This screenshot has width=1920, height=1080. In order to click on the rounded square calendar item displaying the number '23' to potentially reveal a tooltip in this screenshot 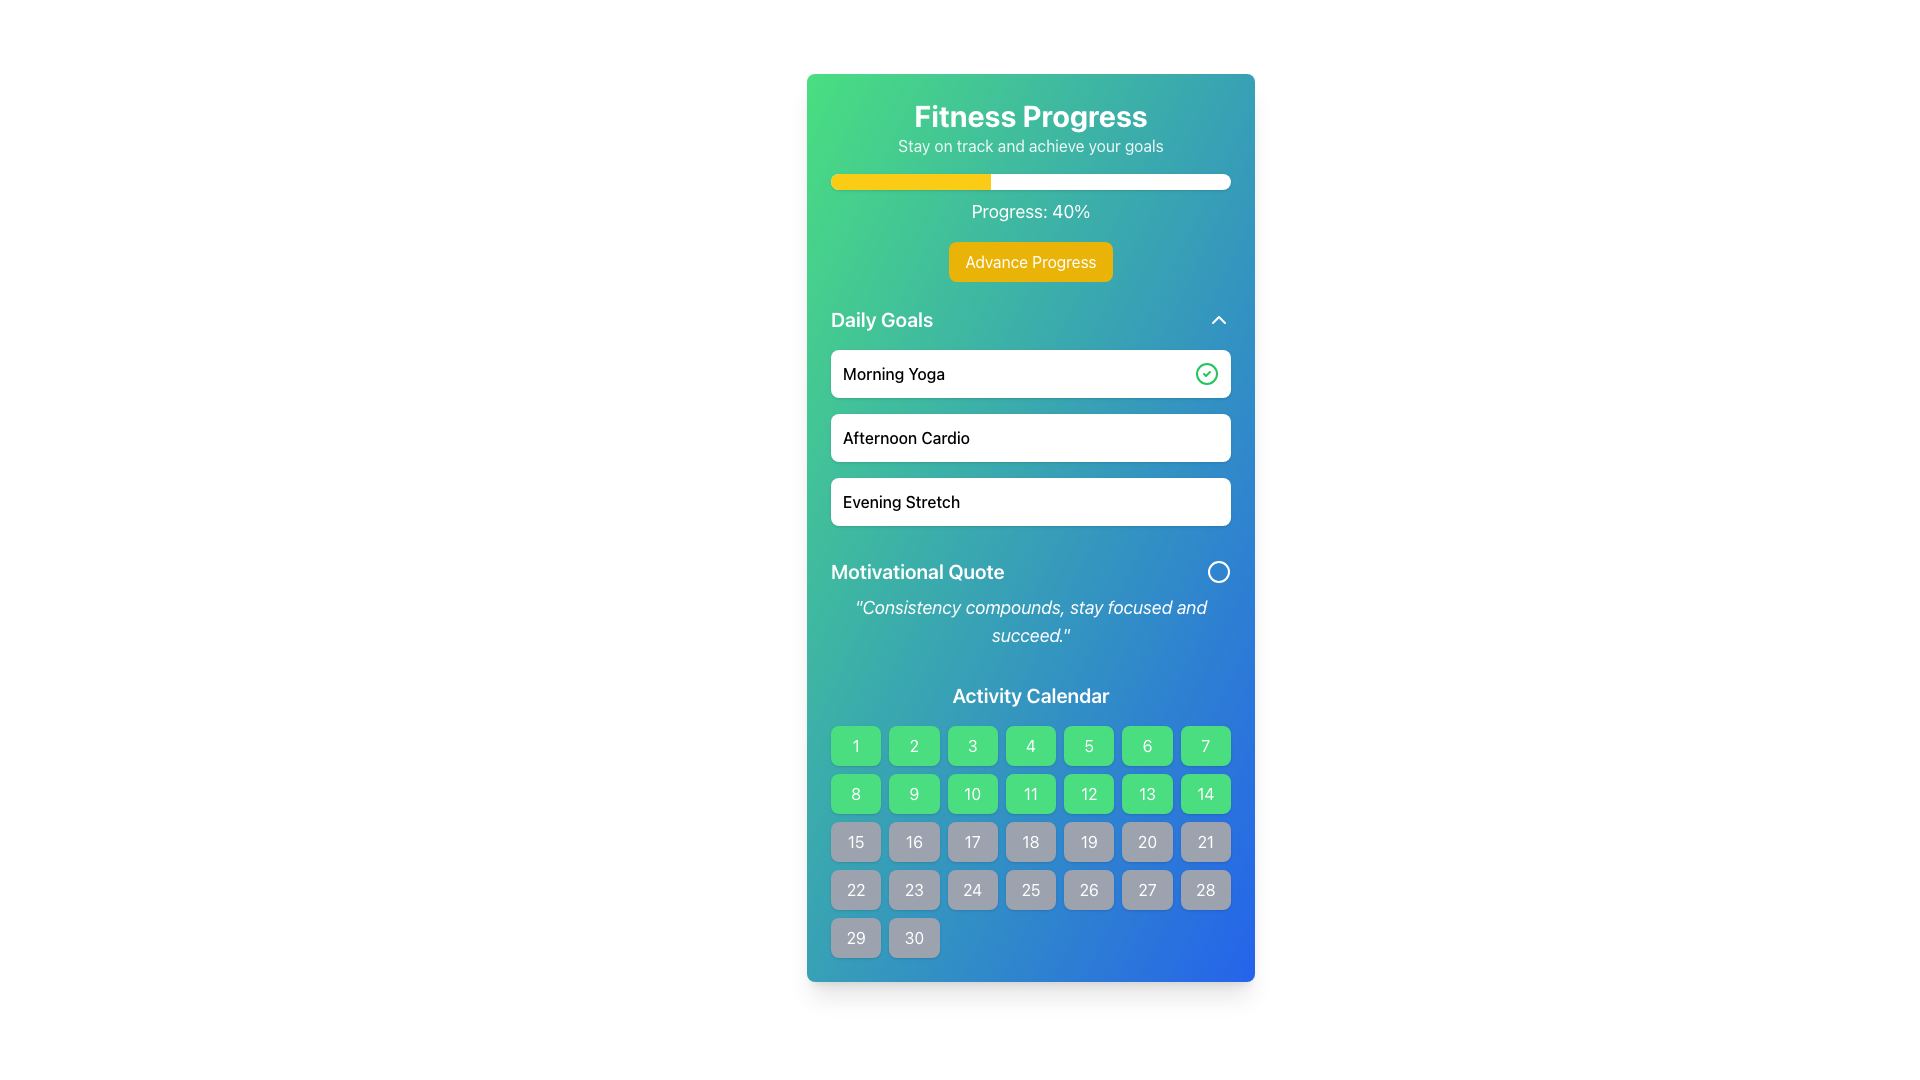, I will do `click(913, 889)`.